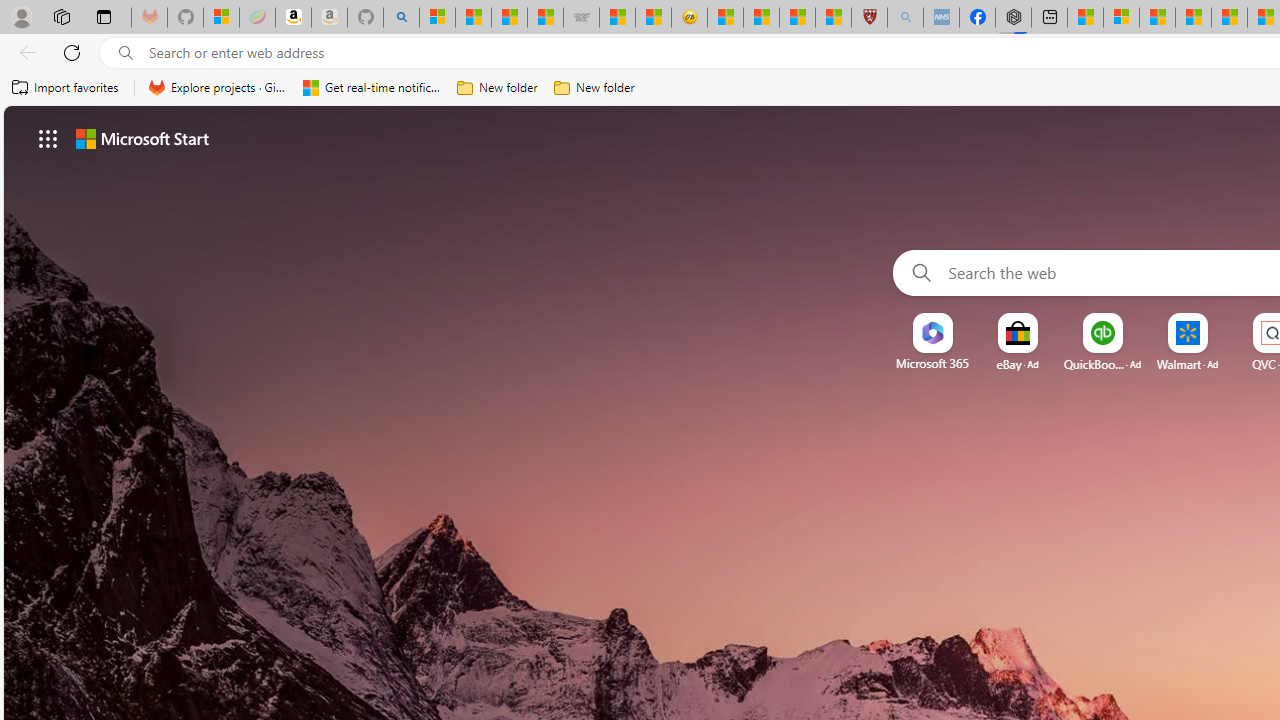 This screenshot has height=720, width=1280. Describe the element at coordinates (141, 137) in the screenshot. I see `'Microsoft start'` at that location.